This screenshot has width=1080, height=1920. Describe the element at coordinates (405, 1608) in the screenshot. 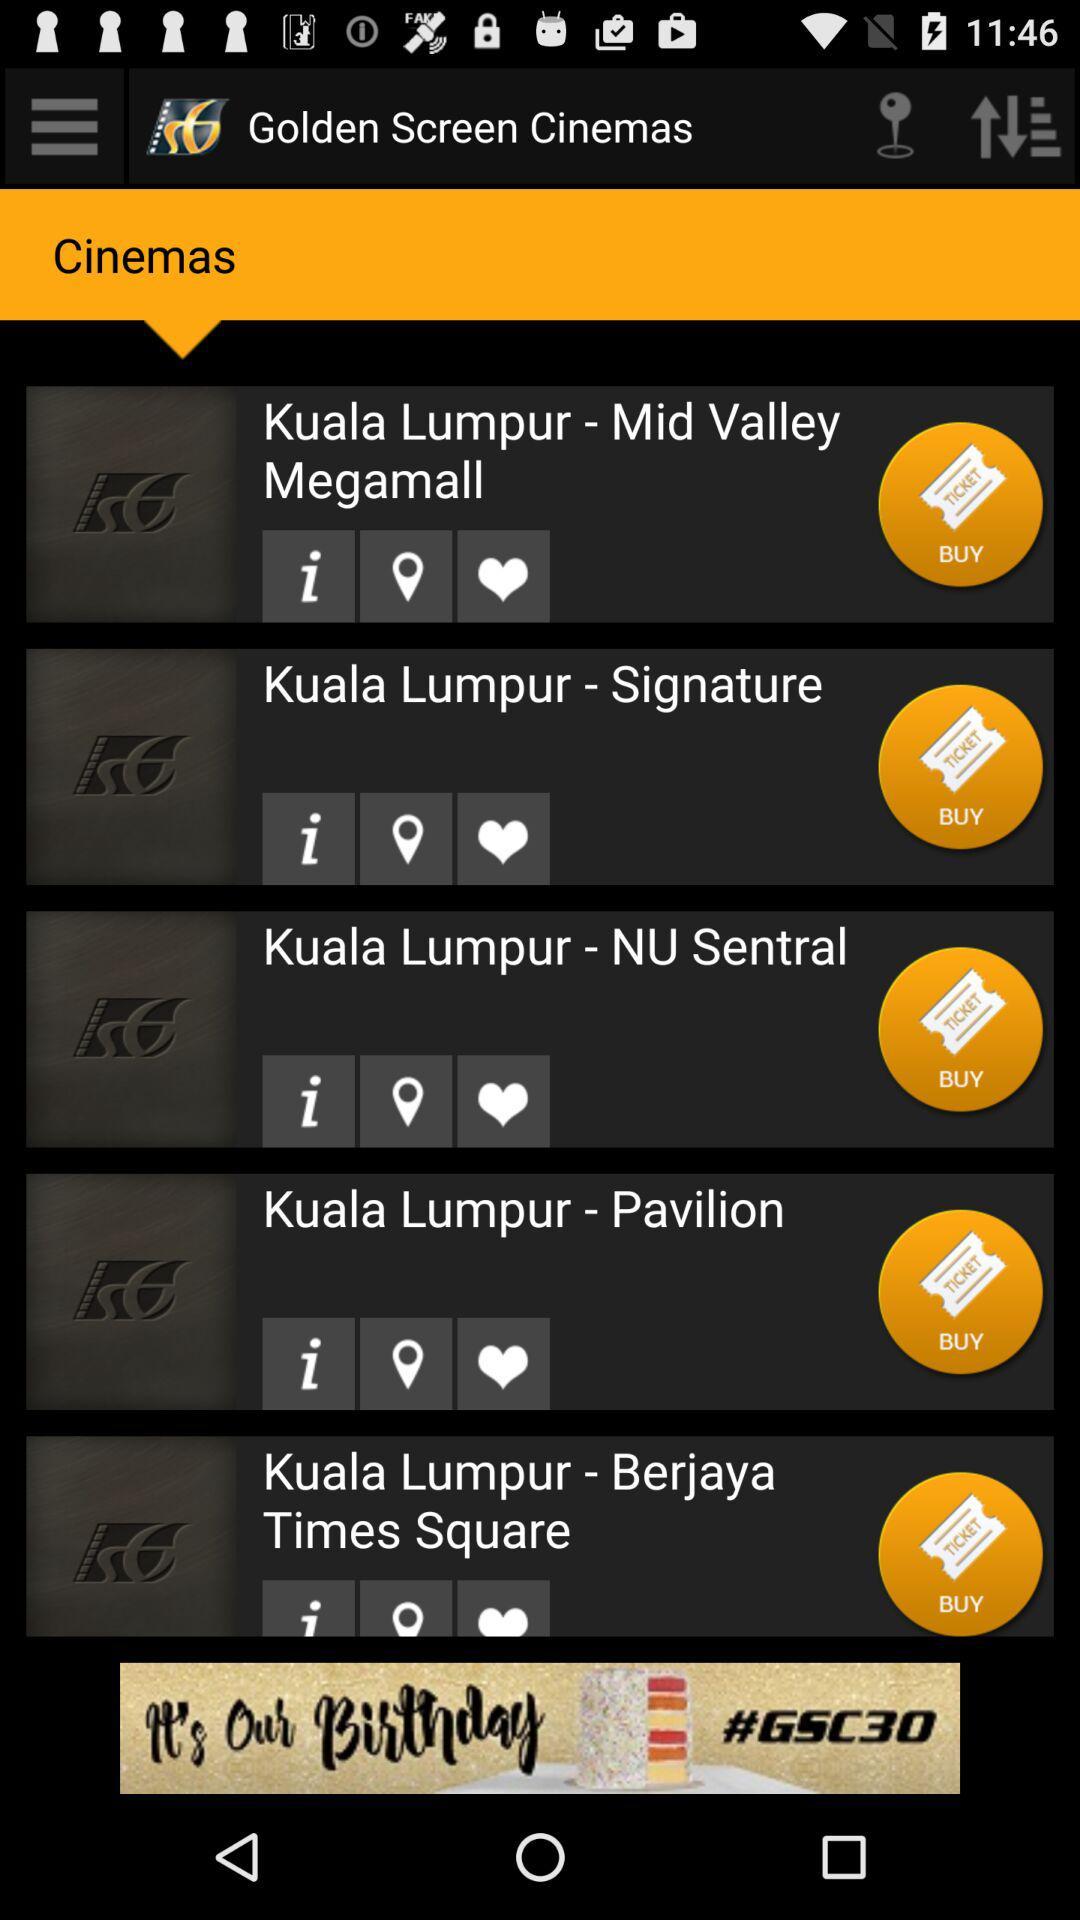

I see `check into location` at that location.